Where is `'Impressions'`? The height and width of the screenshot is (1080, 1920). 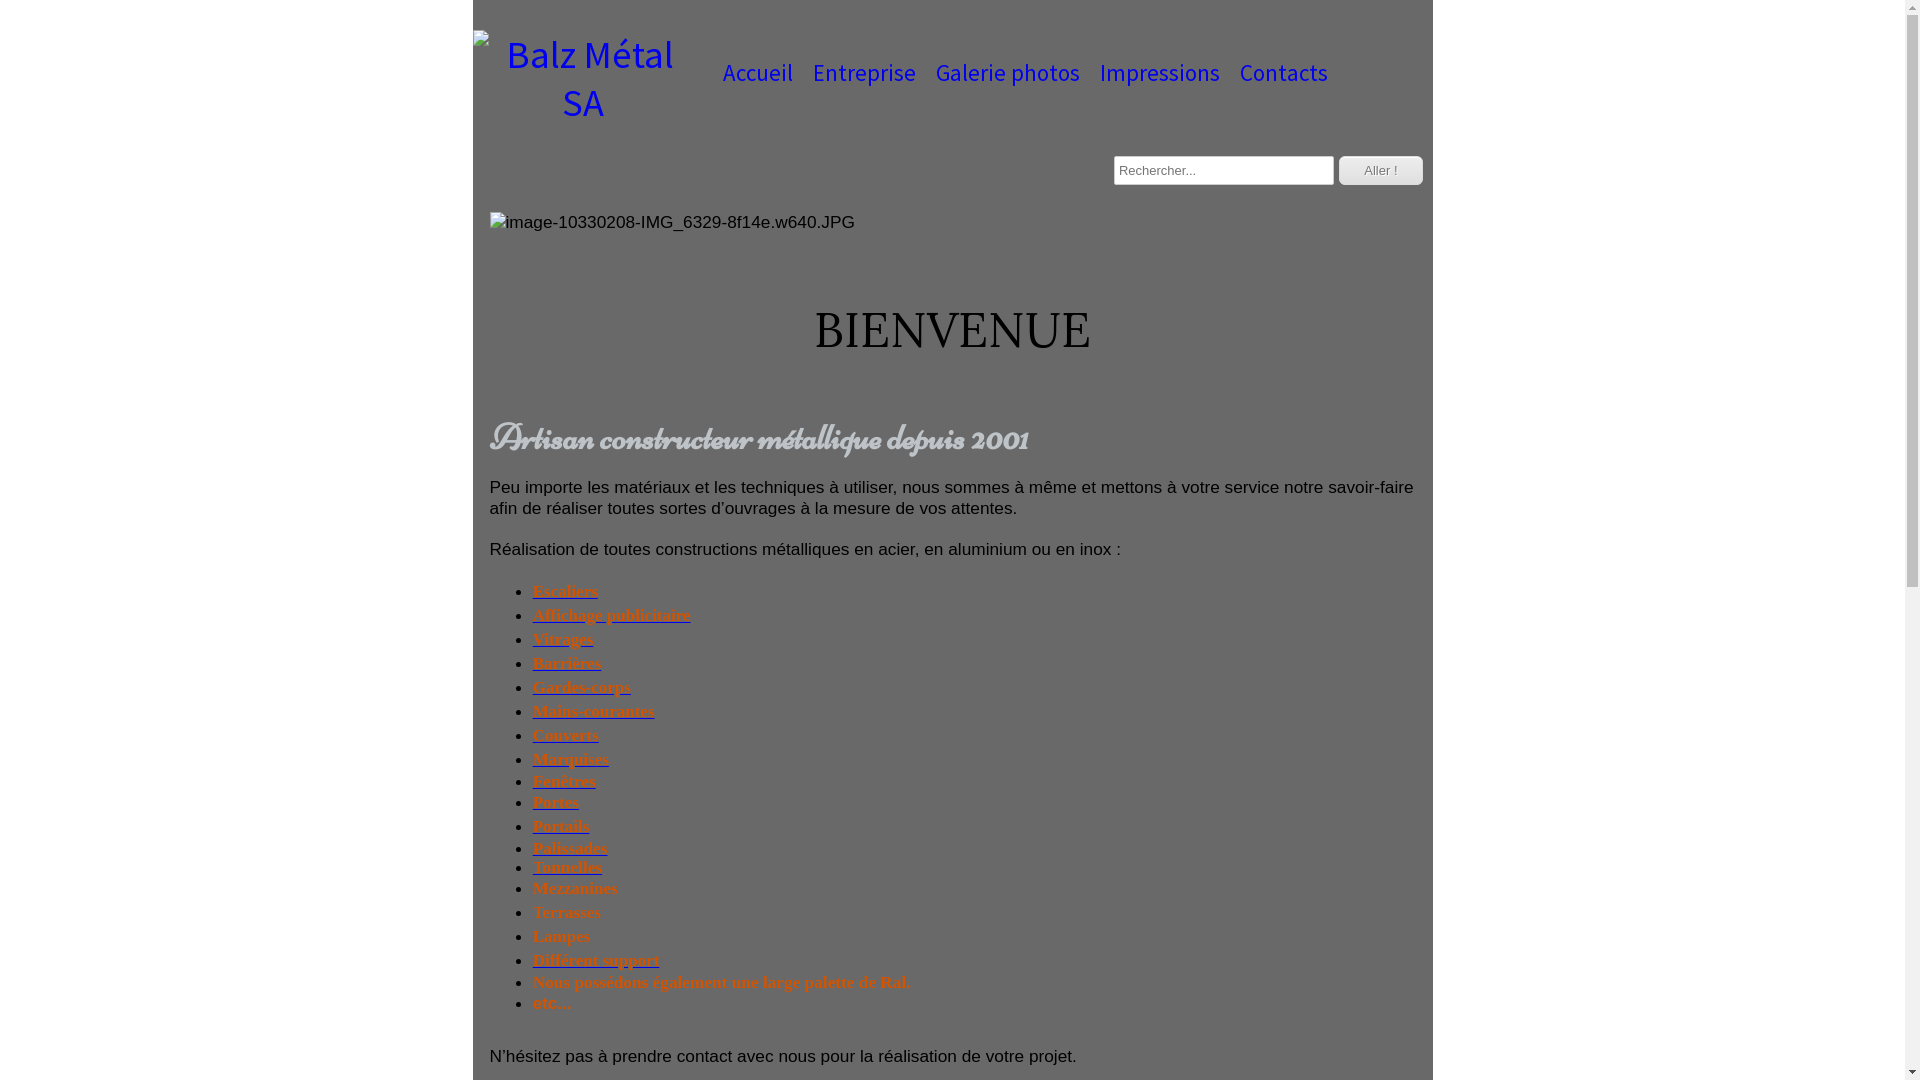 'Impressions' is located at coordinates (1160, 72).